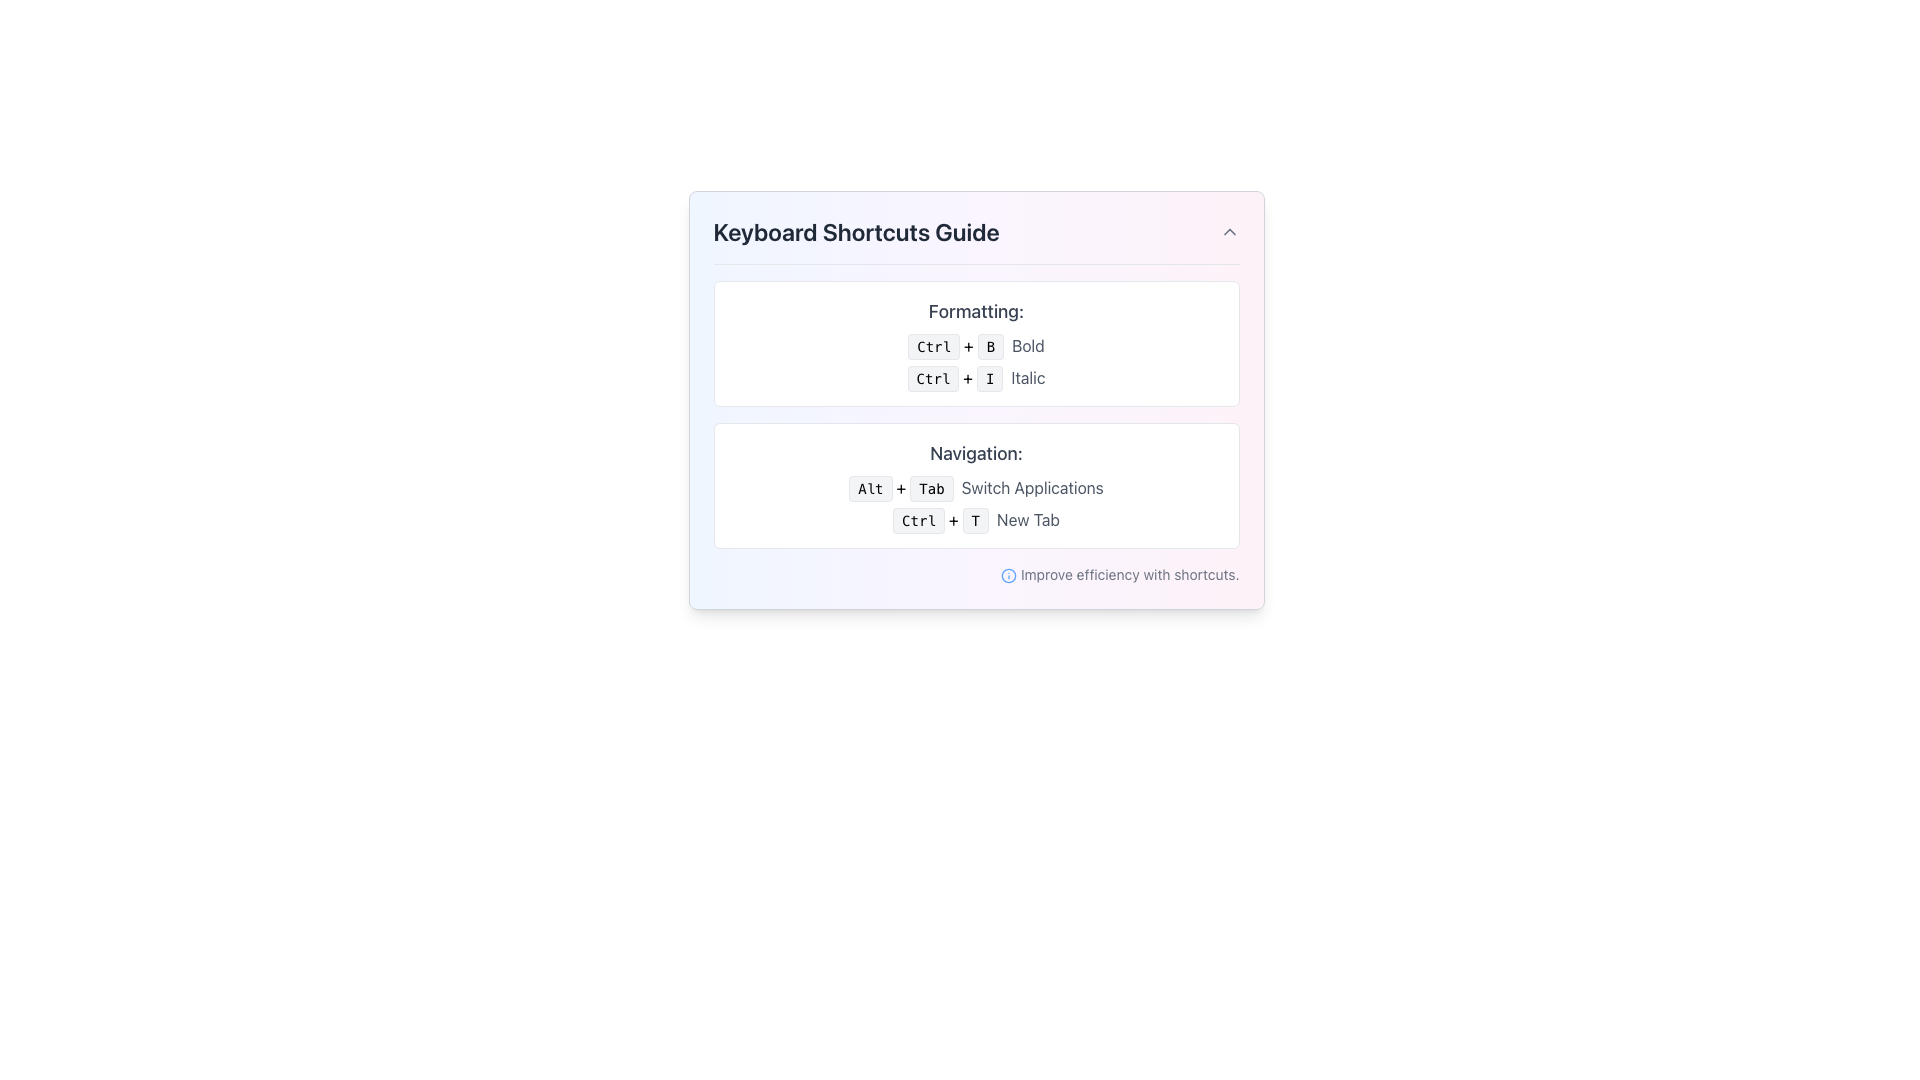 The height and width of the screenshot is (1080, 1920). Describe the element at coordinates (968, 378) in the screenshot. I see `the Text label that visually indicates a keyboard shortcut separator, located between 'Ctrl' and 'I'` at that location.